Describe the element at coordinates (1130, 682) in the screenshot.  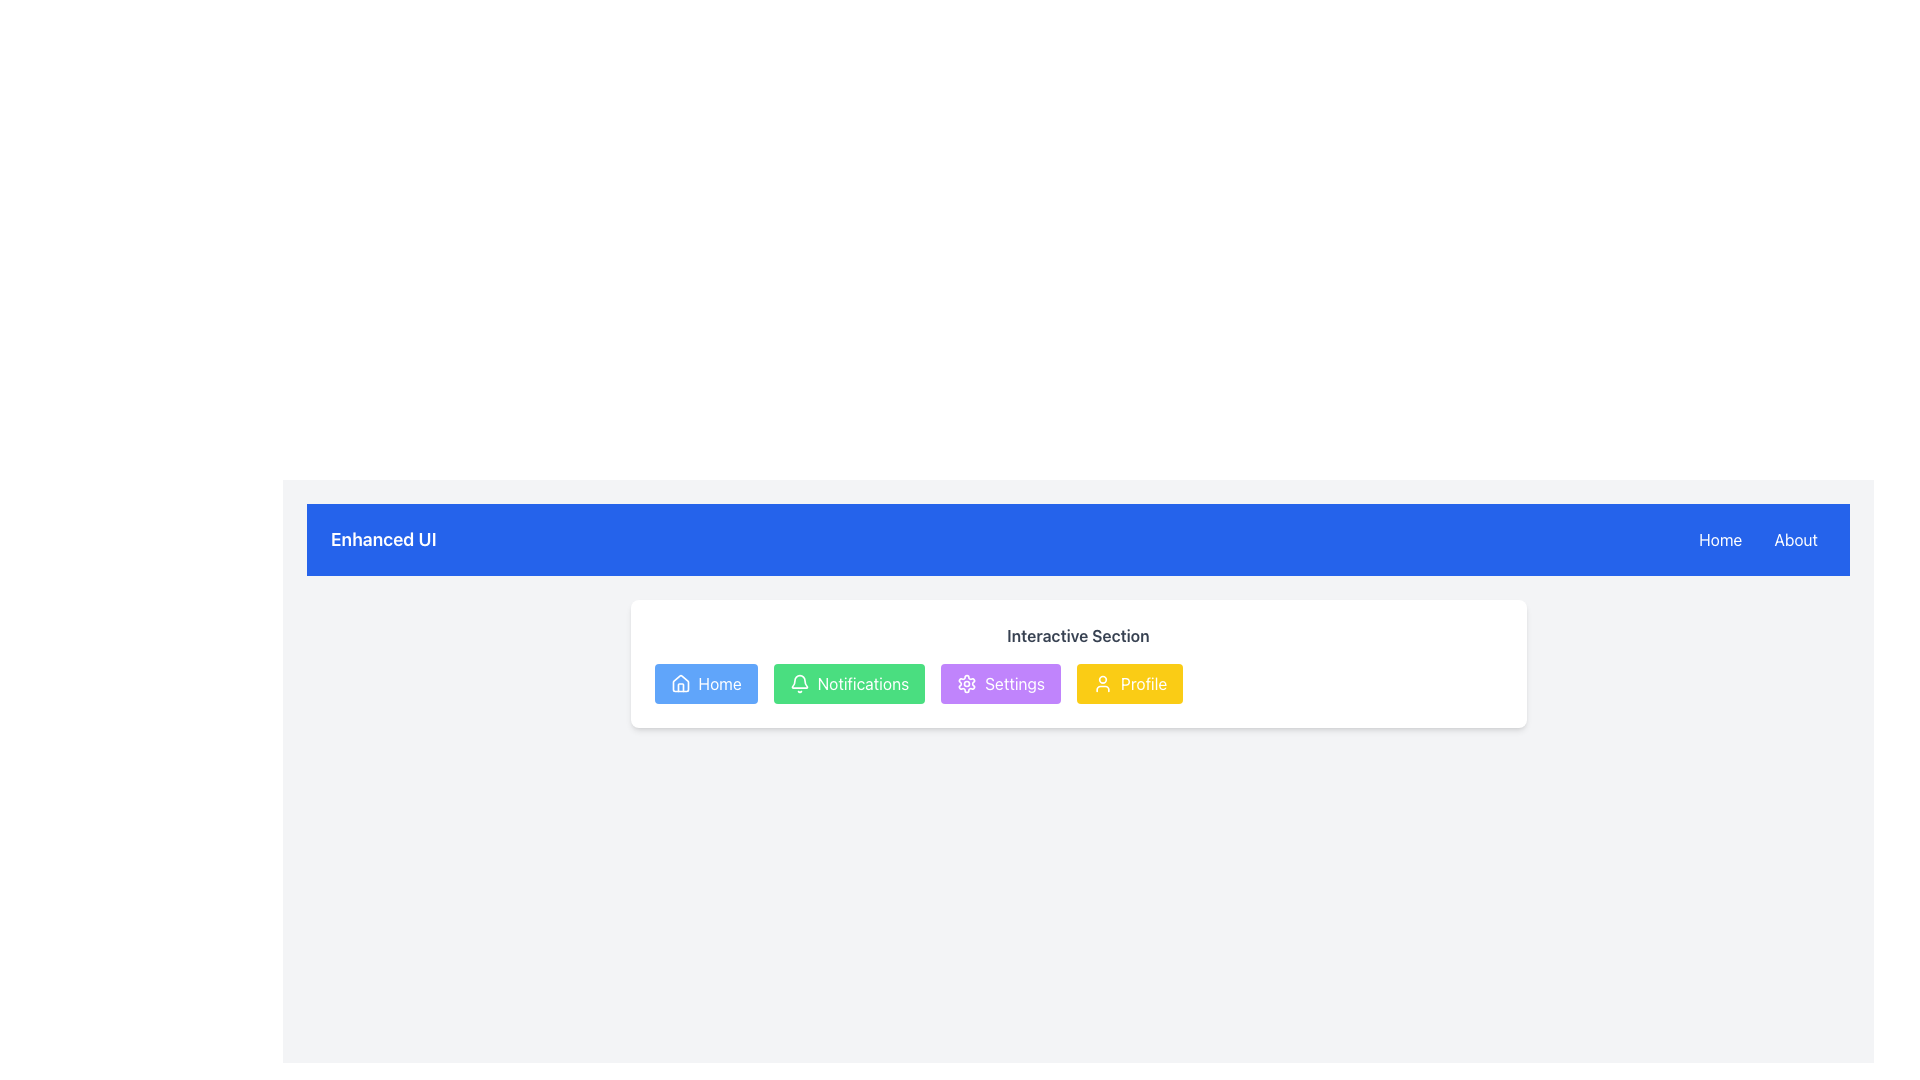
I see `the 'Profile' button, which is the last button in a group with a yellow background and rounded corners` at that location.